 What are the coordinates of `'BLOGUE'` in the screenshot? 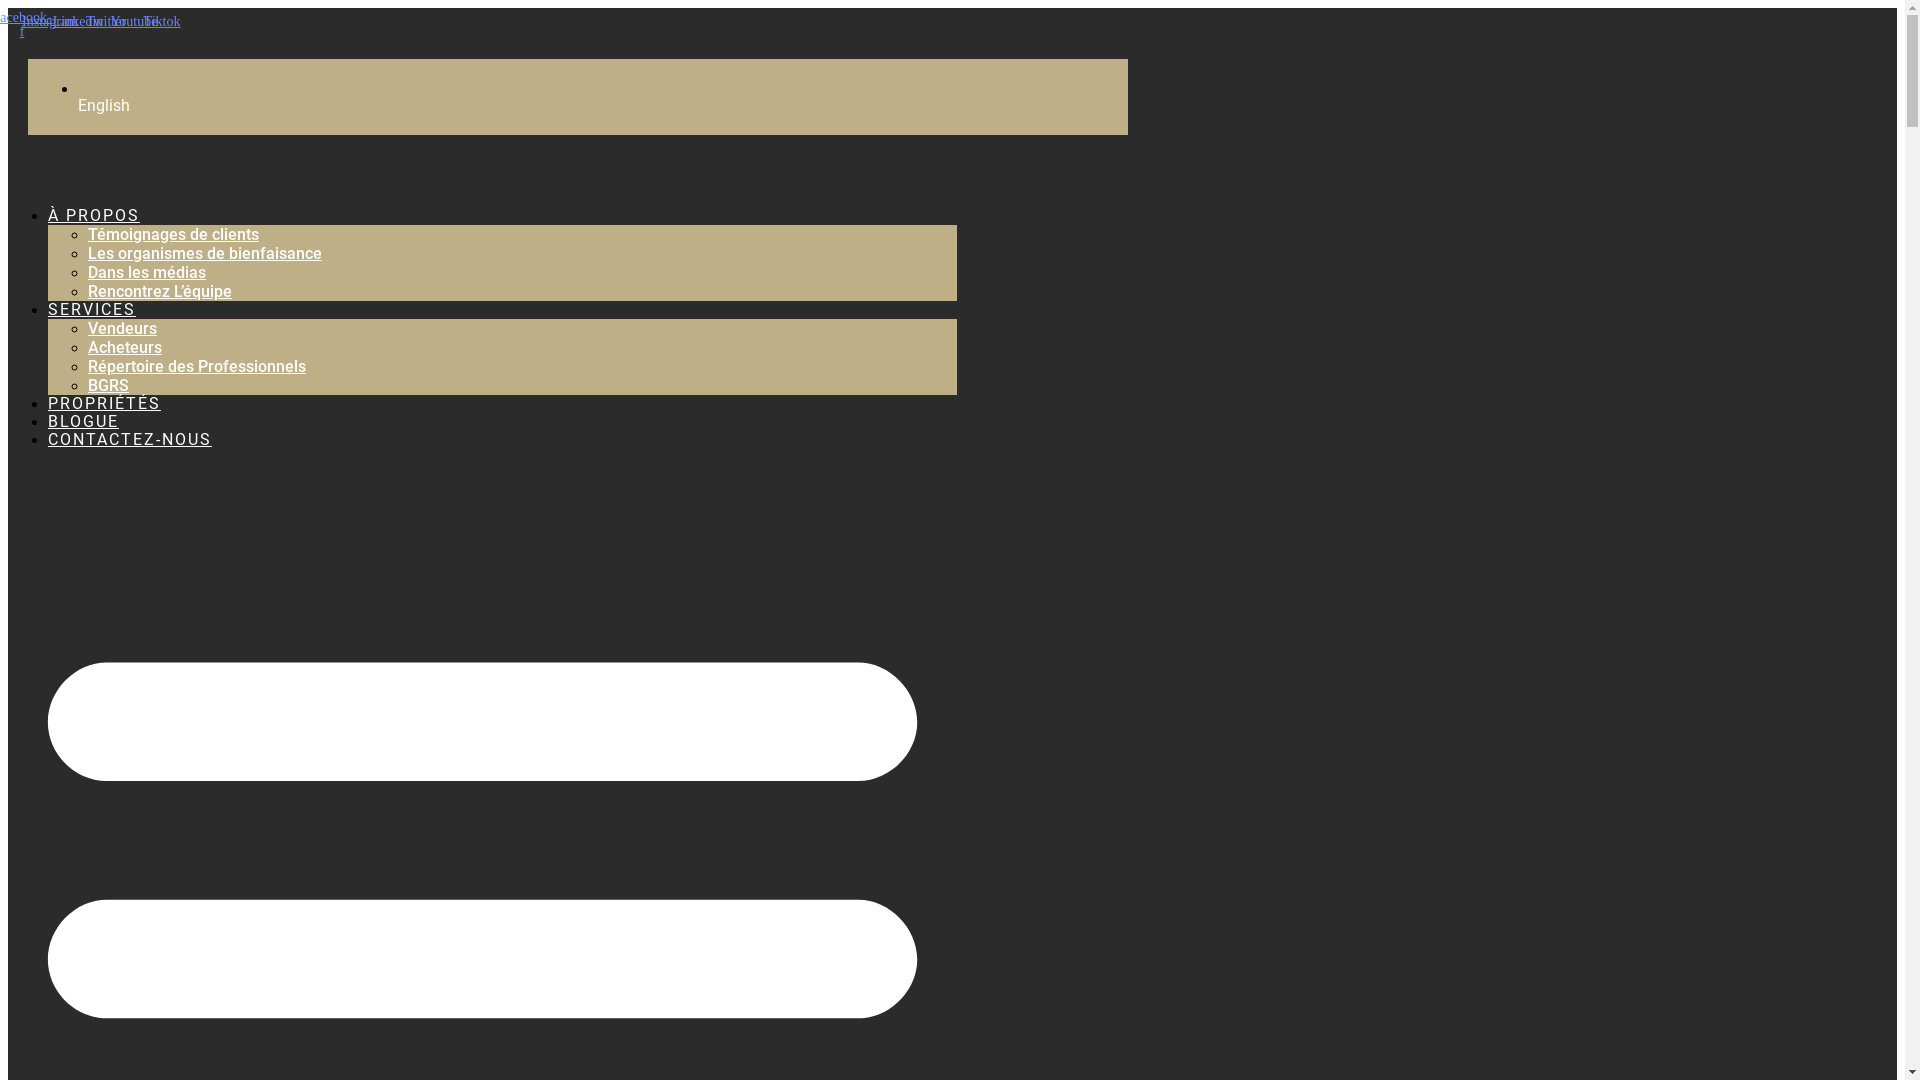 It's located at (82, 420).